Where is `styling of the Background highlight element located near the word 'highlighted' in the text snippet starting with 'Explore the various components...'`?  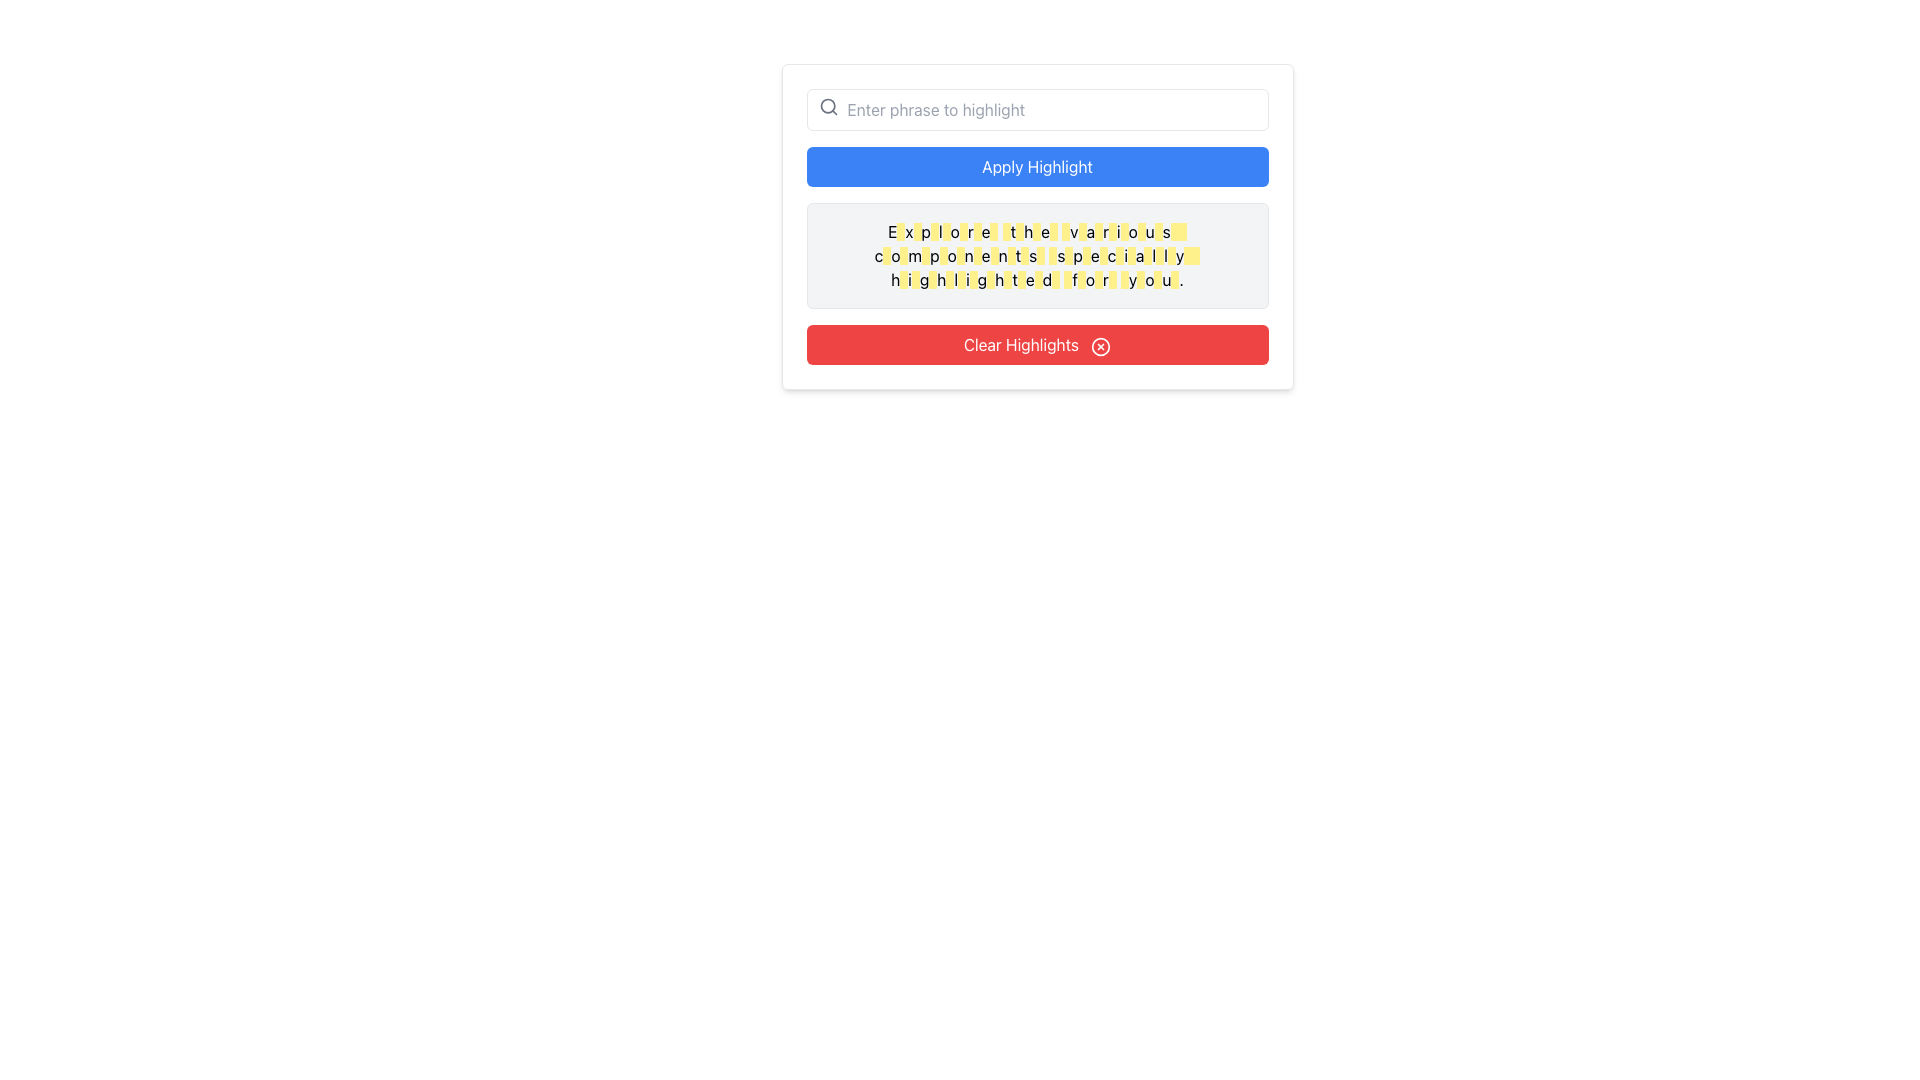 styling of the Background highlight element located near the word 'highlighted' in the text snippet starting with 'Explore the various components...' is located at coordinates (962, 280).